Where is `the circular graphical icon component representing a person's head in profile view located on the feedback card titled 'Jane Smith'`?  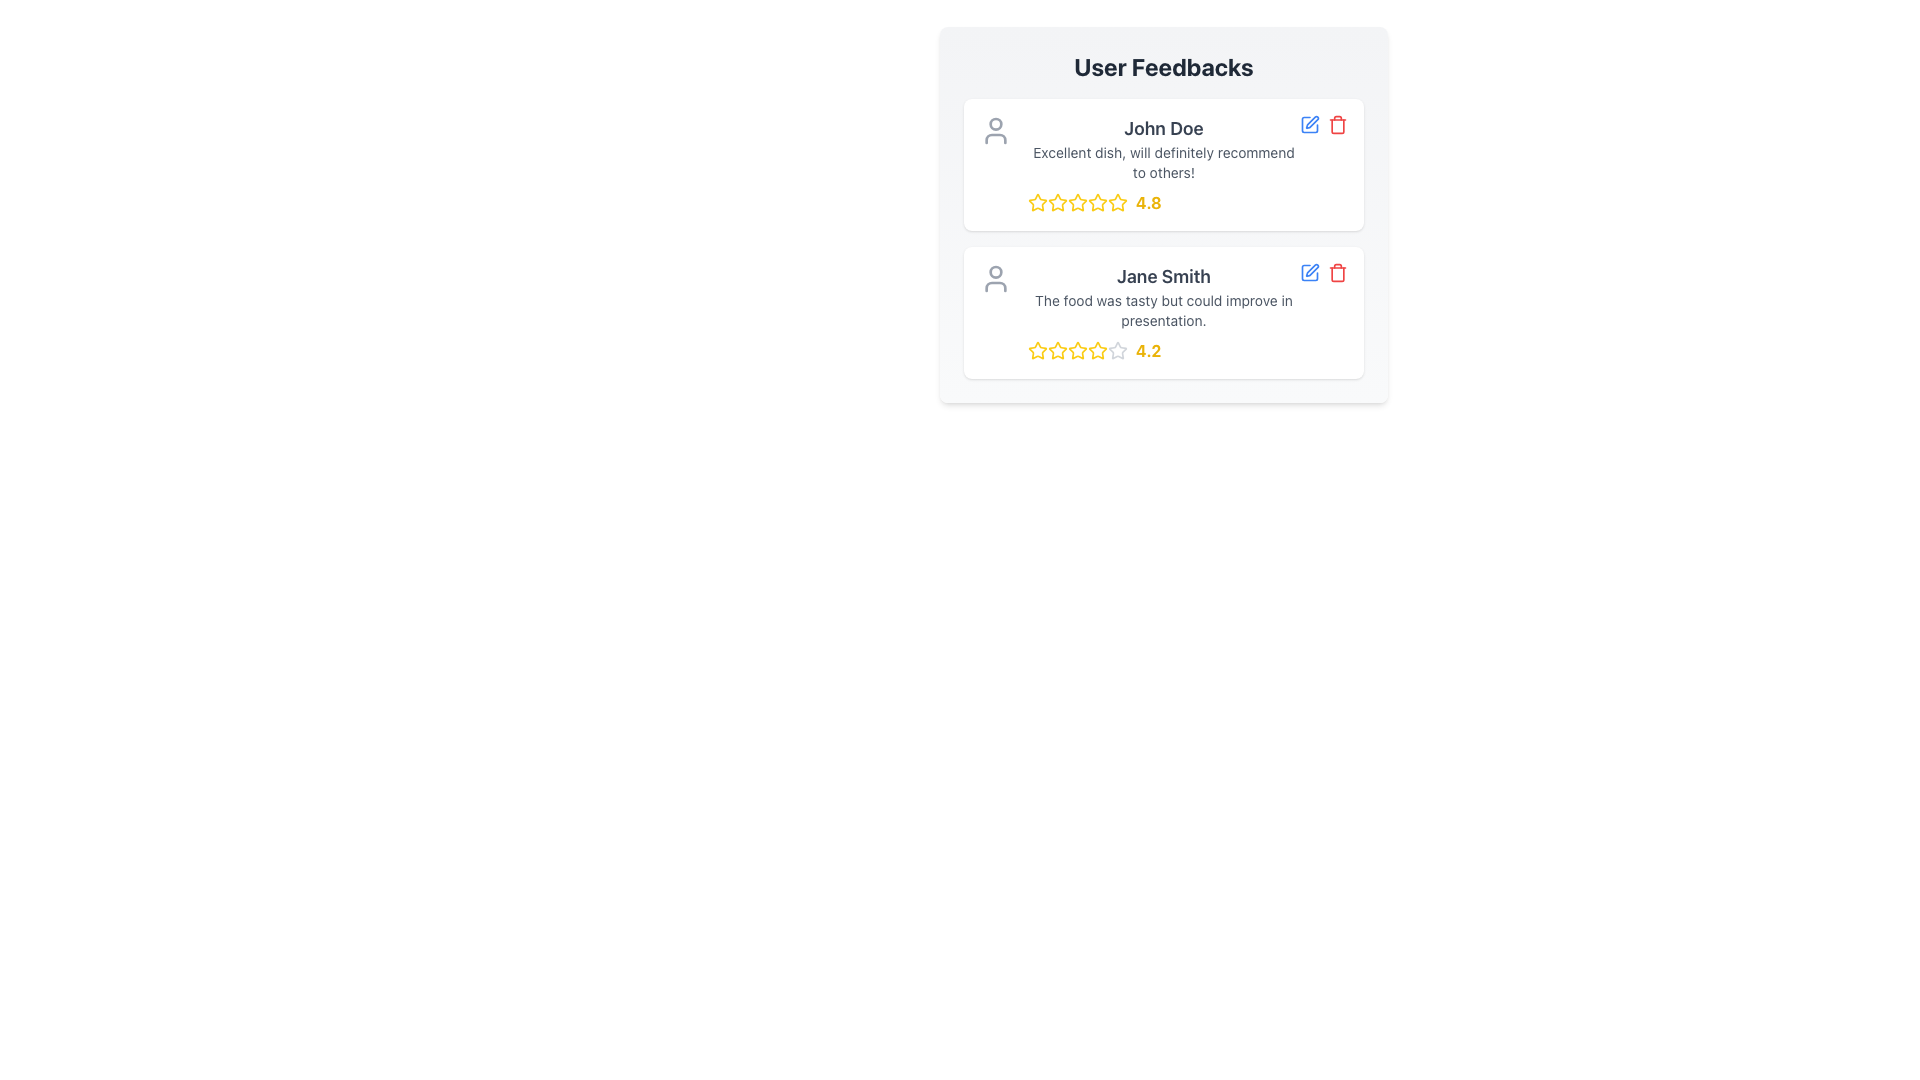 the circular graphical icon component representing a person's head in profile view located on the feedback card titled 'Jane Smith' is located at coordinates (996, 272).